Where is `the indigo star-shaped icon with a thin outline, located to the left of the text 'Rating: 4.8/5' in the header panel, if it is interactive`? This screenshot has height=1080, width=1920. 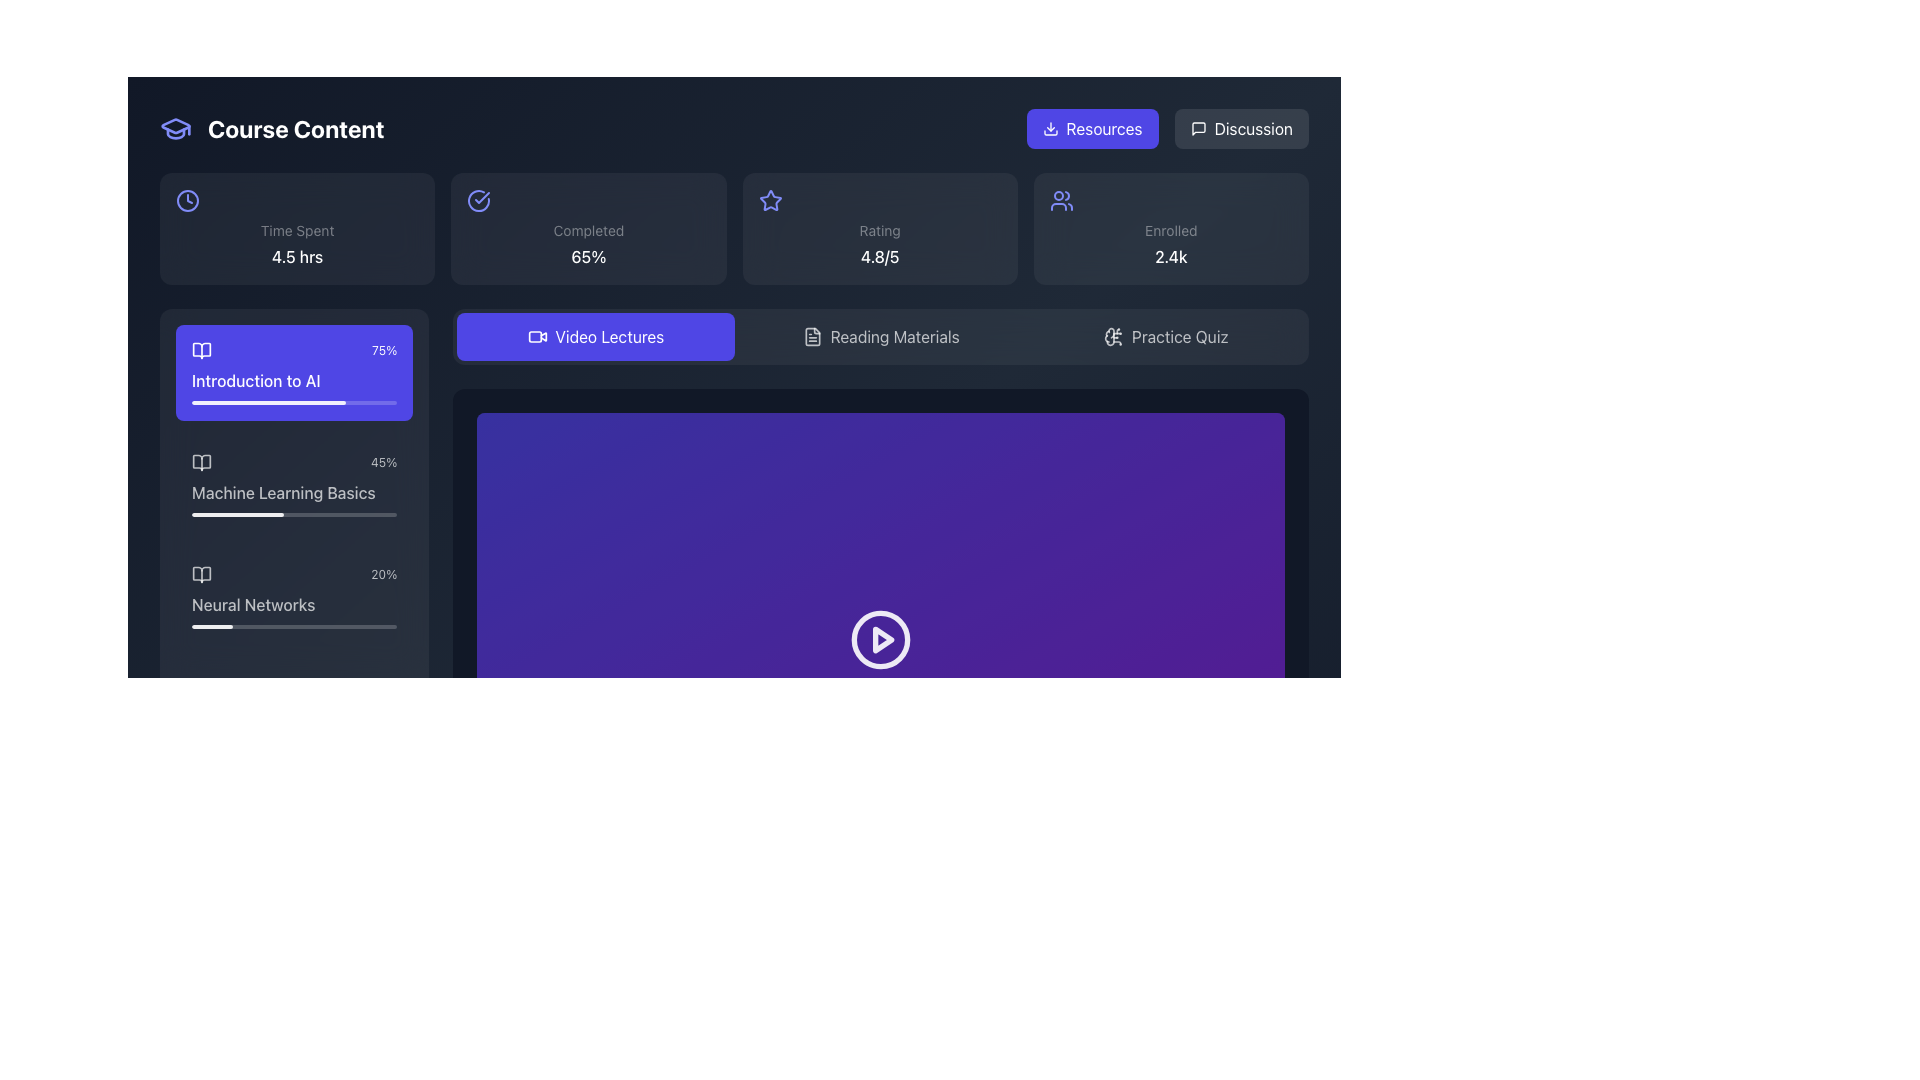 the indigo star-shaped icon with a thin outline, located to the left of the text 'Rating: 4.8/5' in the header panel, if it is interactive is located at coordinates (769, 200).